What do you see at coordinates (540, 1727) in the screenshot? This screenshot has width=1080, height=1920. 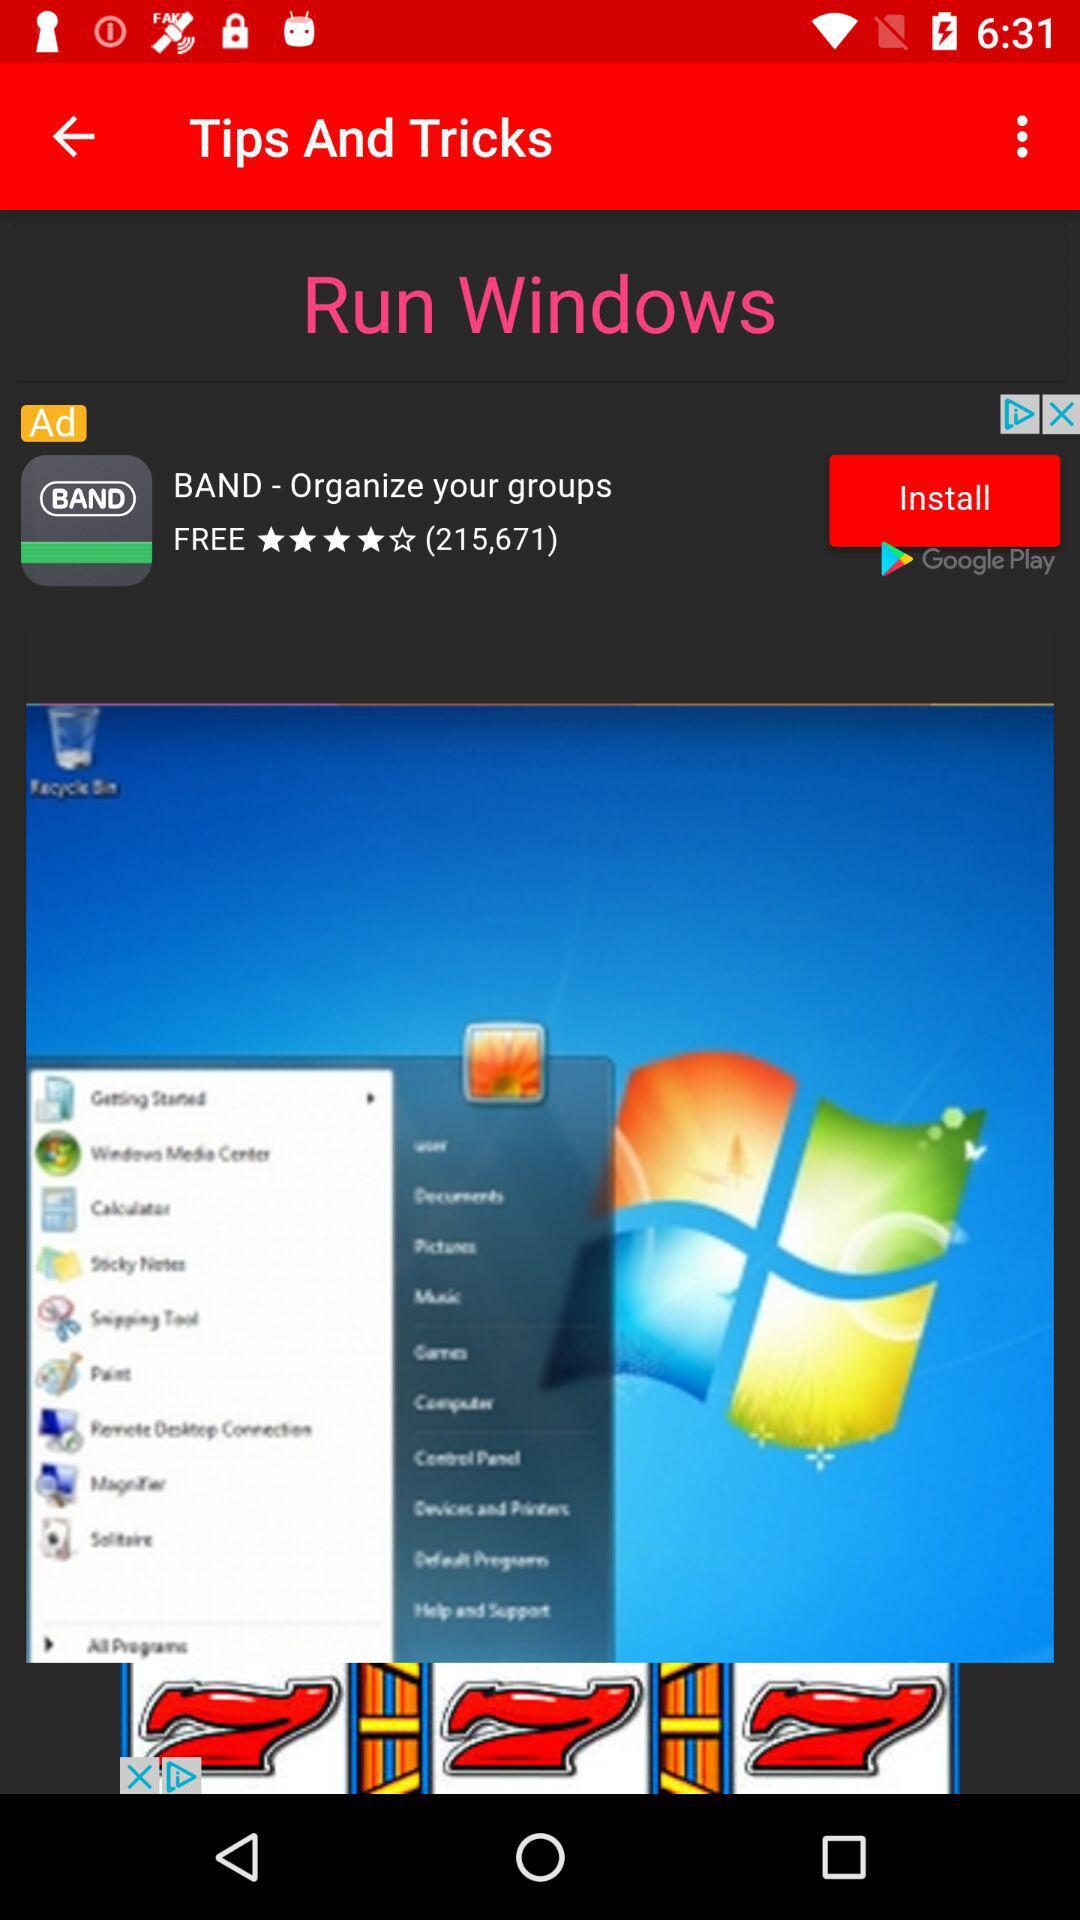 I see `announcement` at bounding box center [540, 1727].